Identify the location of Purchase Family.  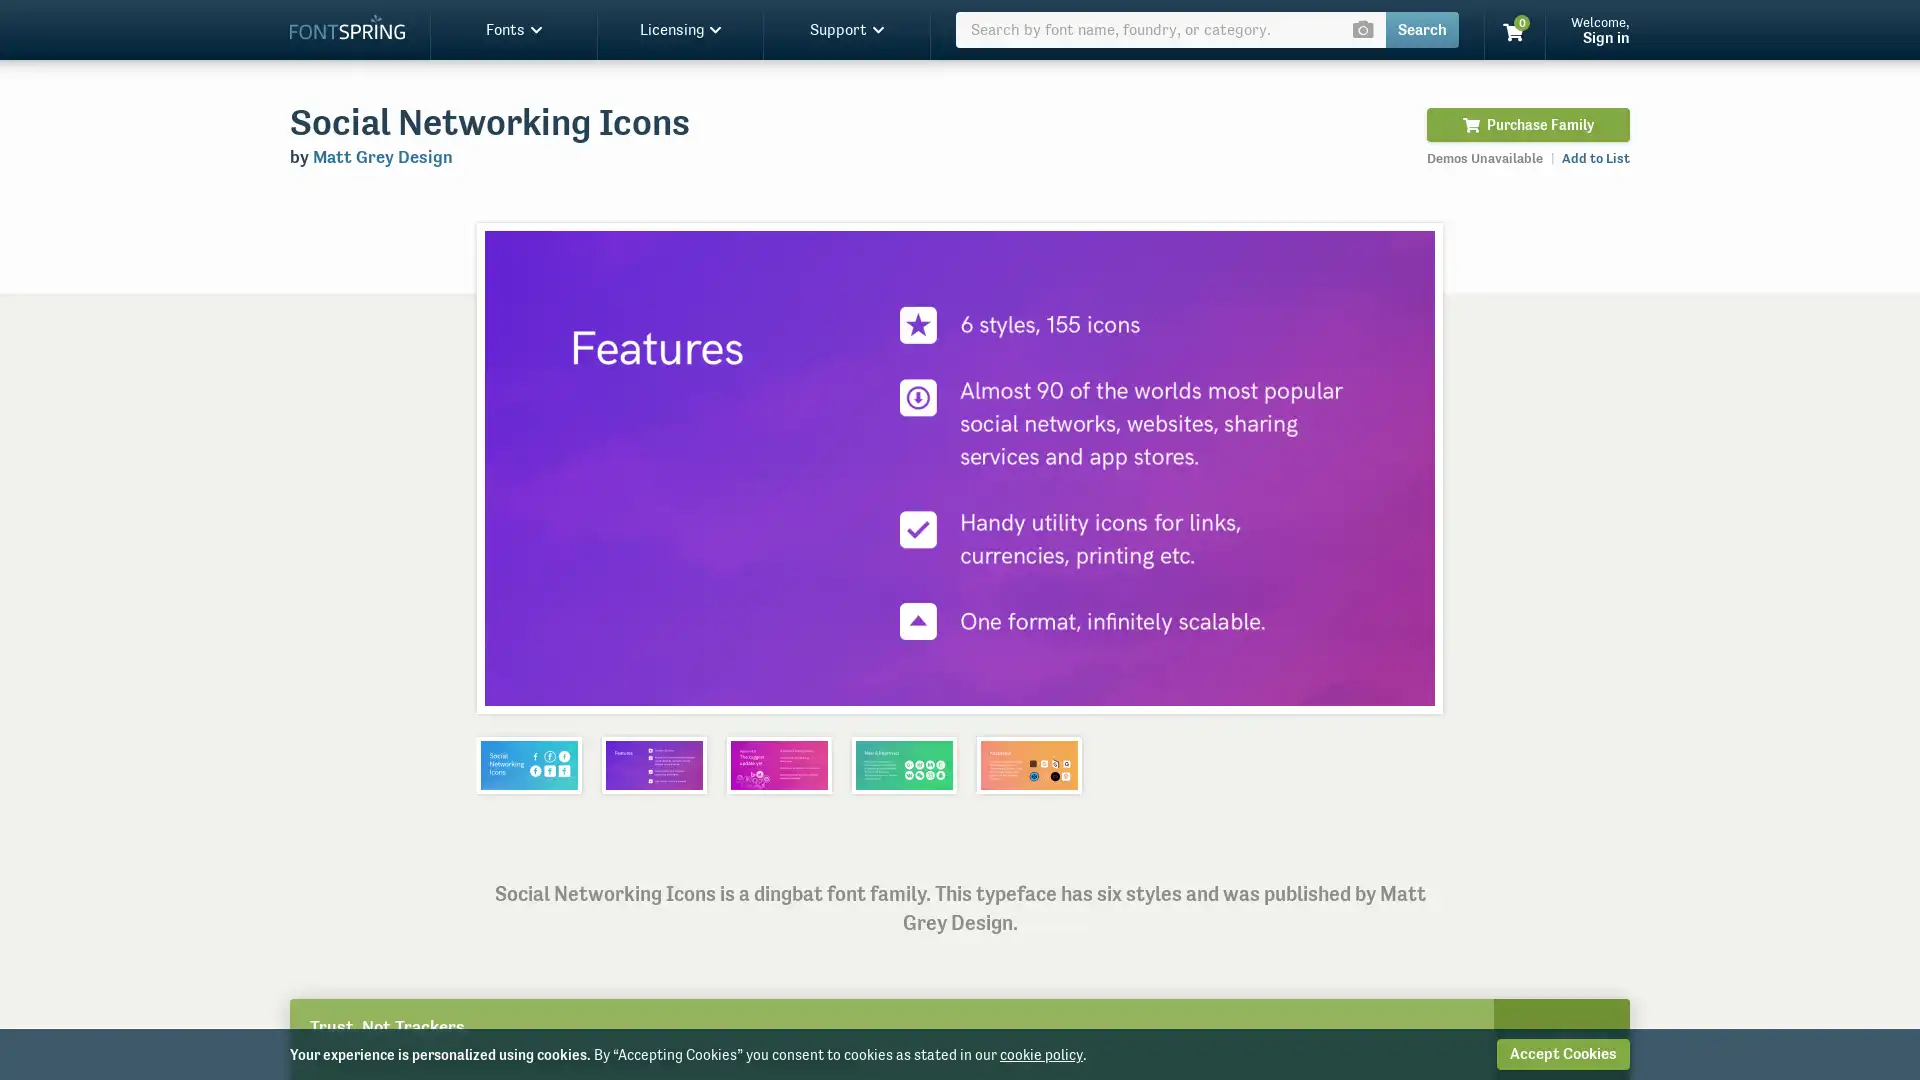
(1527, 124).